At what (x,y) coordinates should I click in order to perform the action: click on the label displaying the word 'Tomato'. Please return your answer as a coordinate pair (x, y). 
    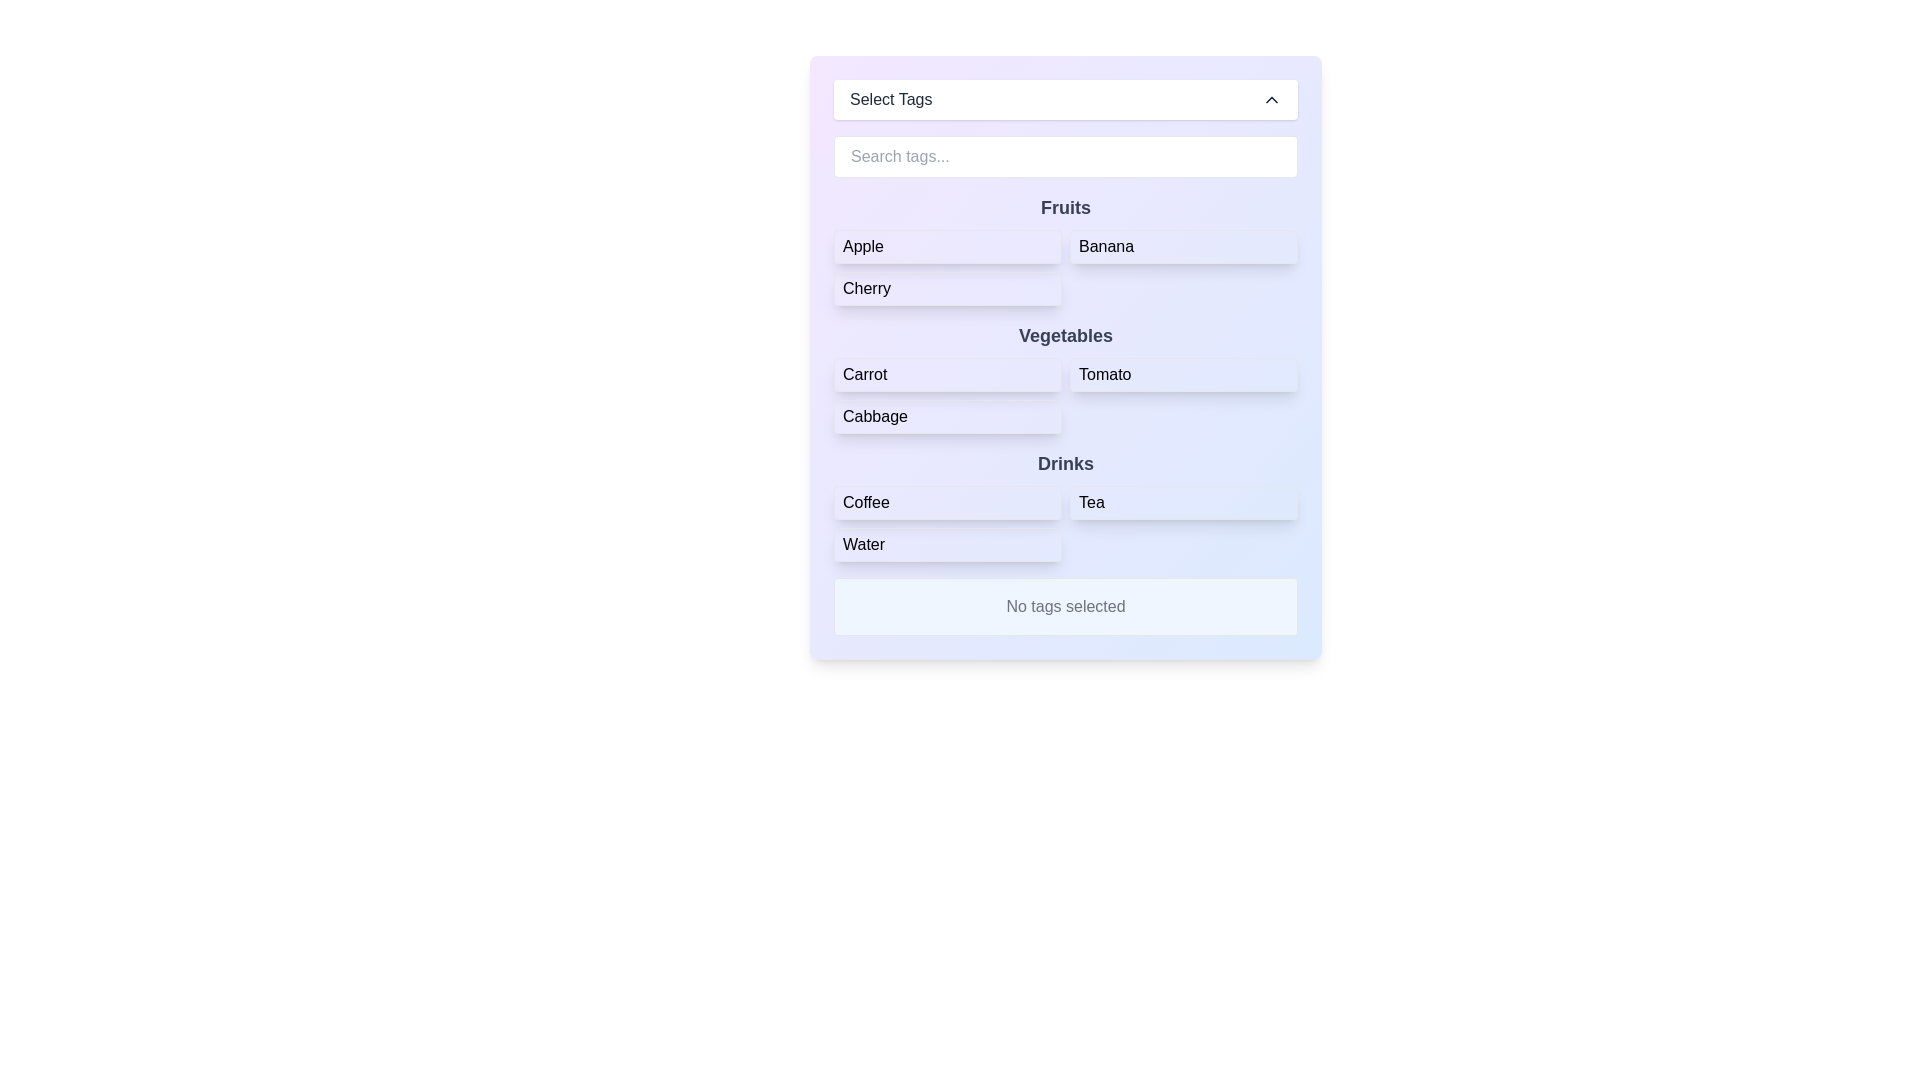
    Looking at the image, I should click on (1104, 374).